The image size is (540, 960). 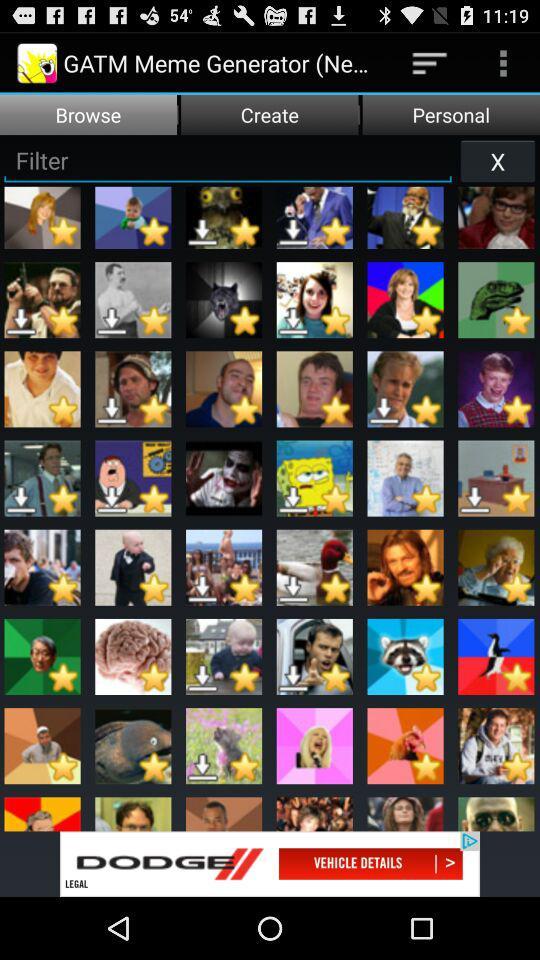 What do you see at coordinates (226, 159) in the screenshot?
I see `type in search bar` at bounding box center [226, 159].